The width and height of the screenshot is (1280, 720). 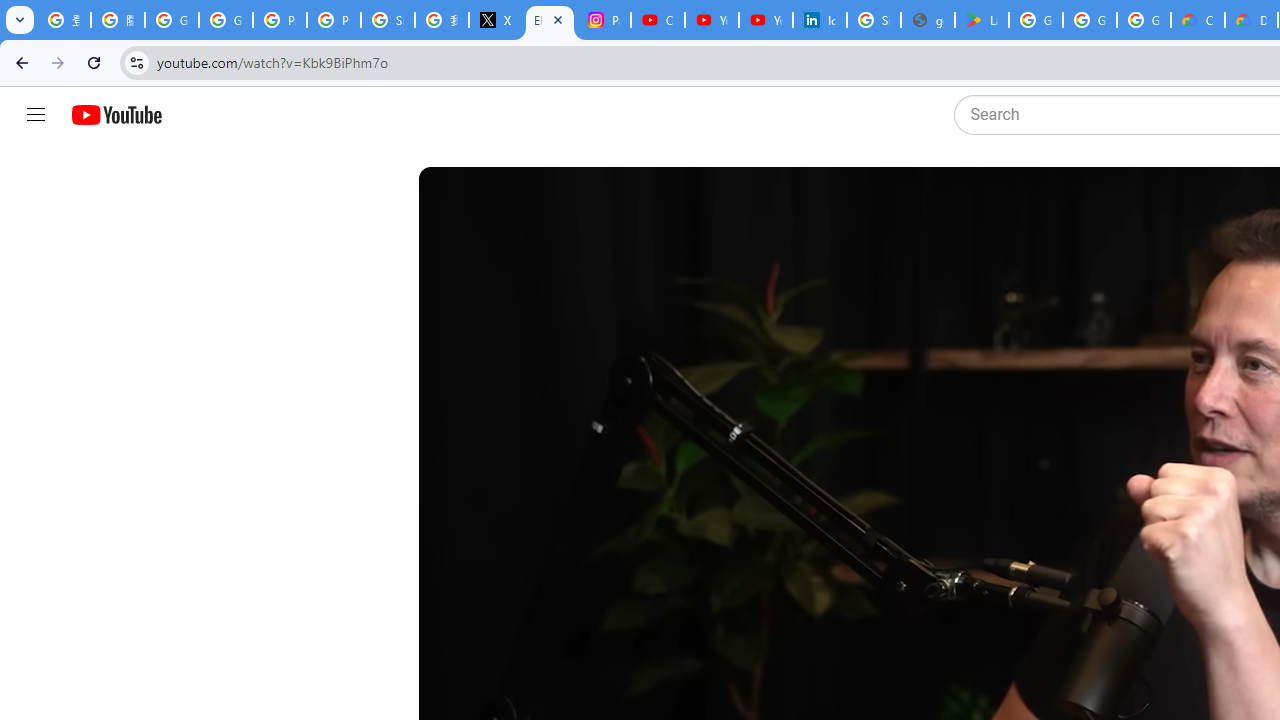 I want to click on 'YouTube Culture & Trends - YouTube Top 10, 2021', so click(x=765, y=20).